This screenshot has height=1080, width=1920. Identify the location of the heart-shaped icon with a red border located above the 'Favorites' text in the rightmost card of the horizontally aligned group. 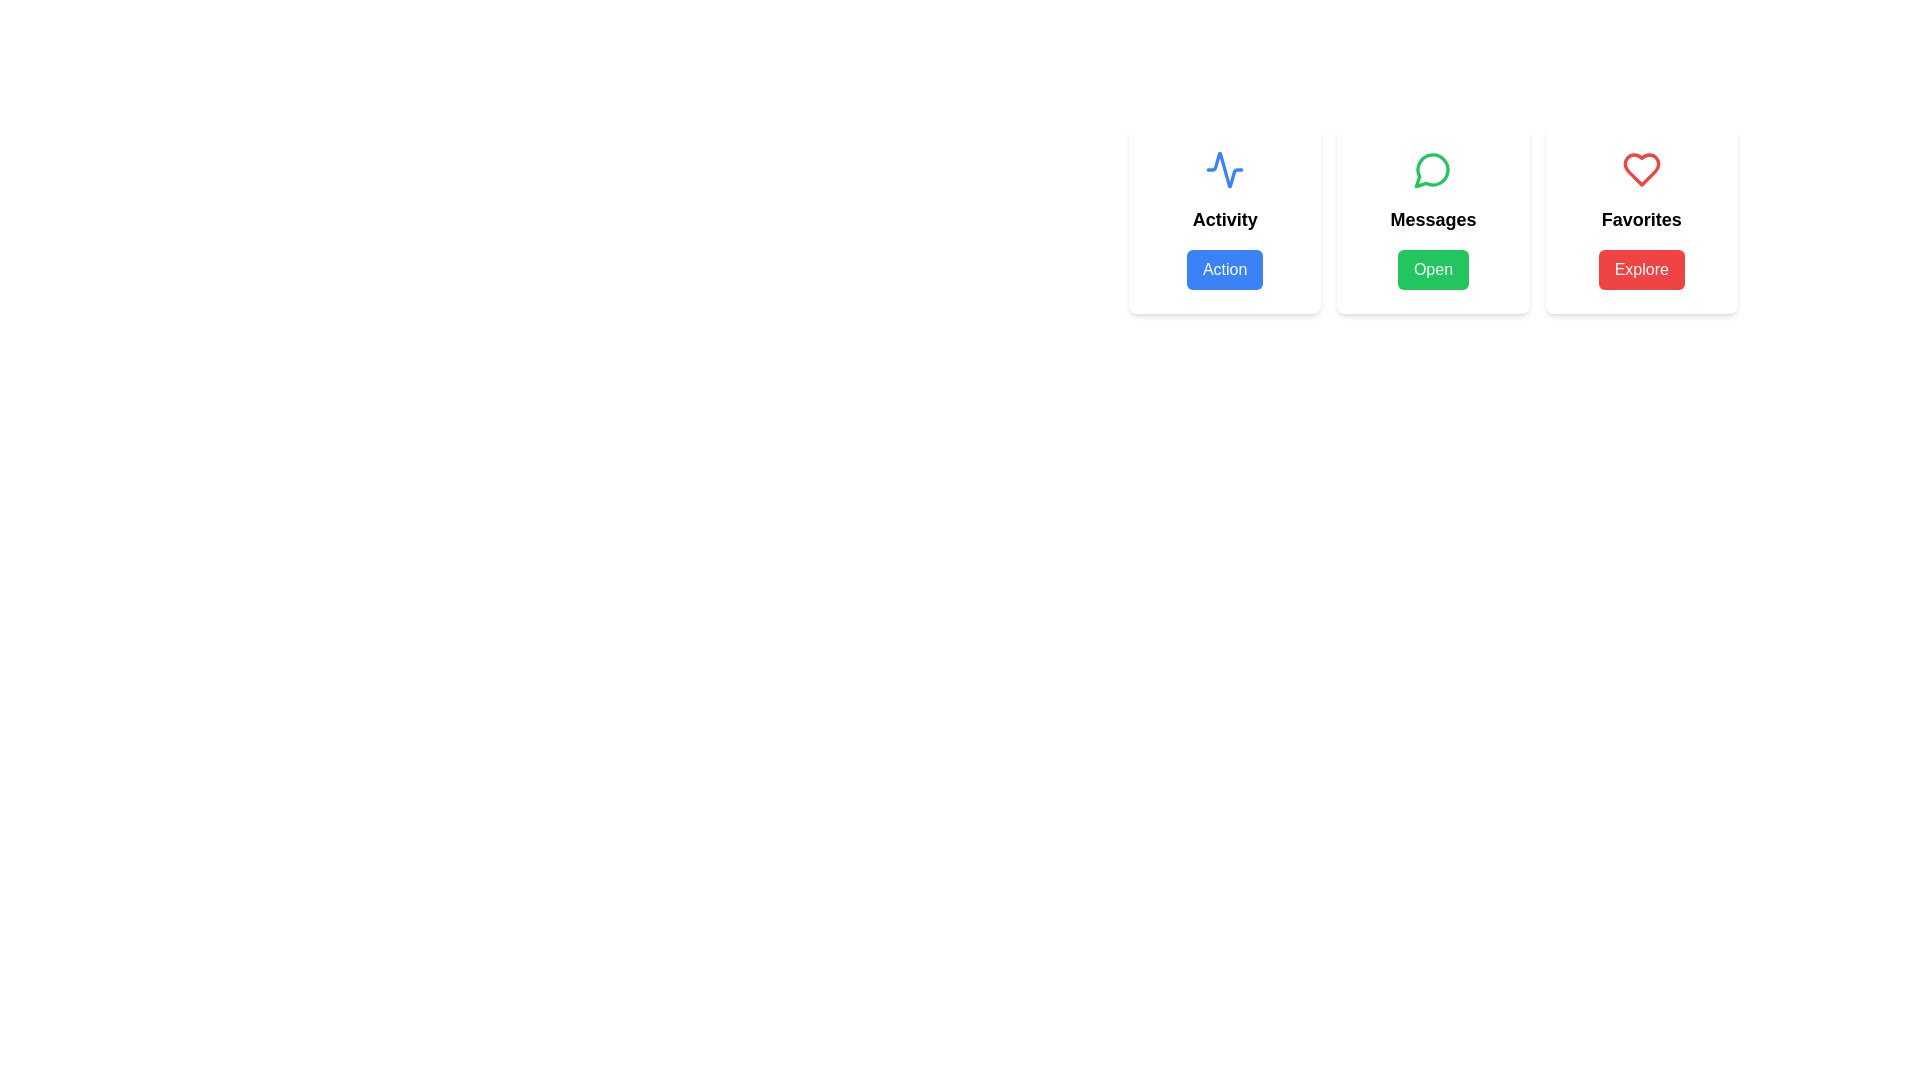
(1641, 168).